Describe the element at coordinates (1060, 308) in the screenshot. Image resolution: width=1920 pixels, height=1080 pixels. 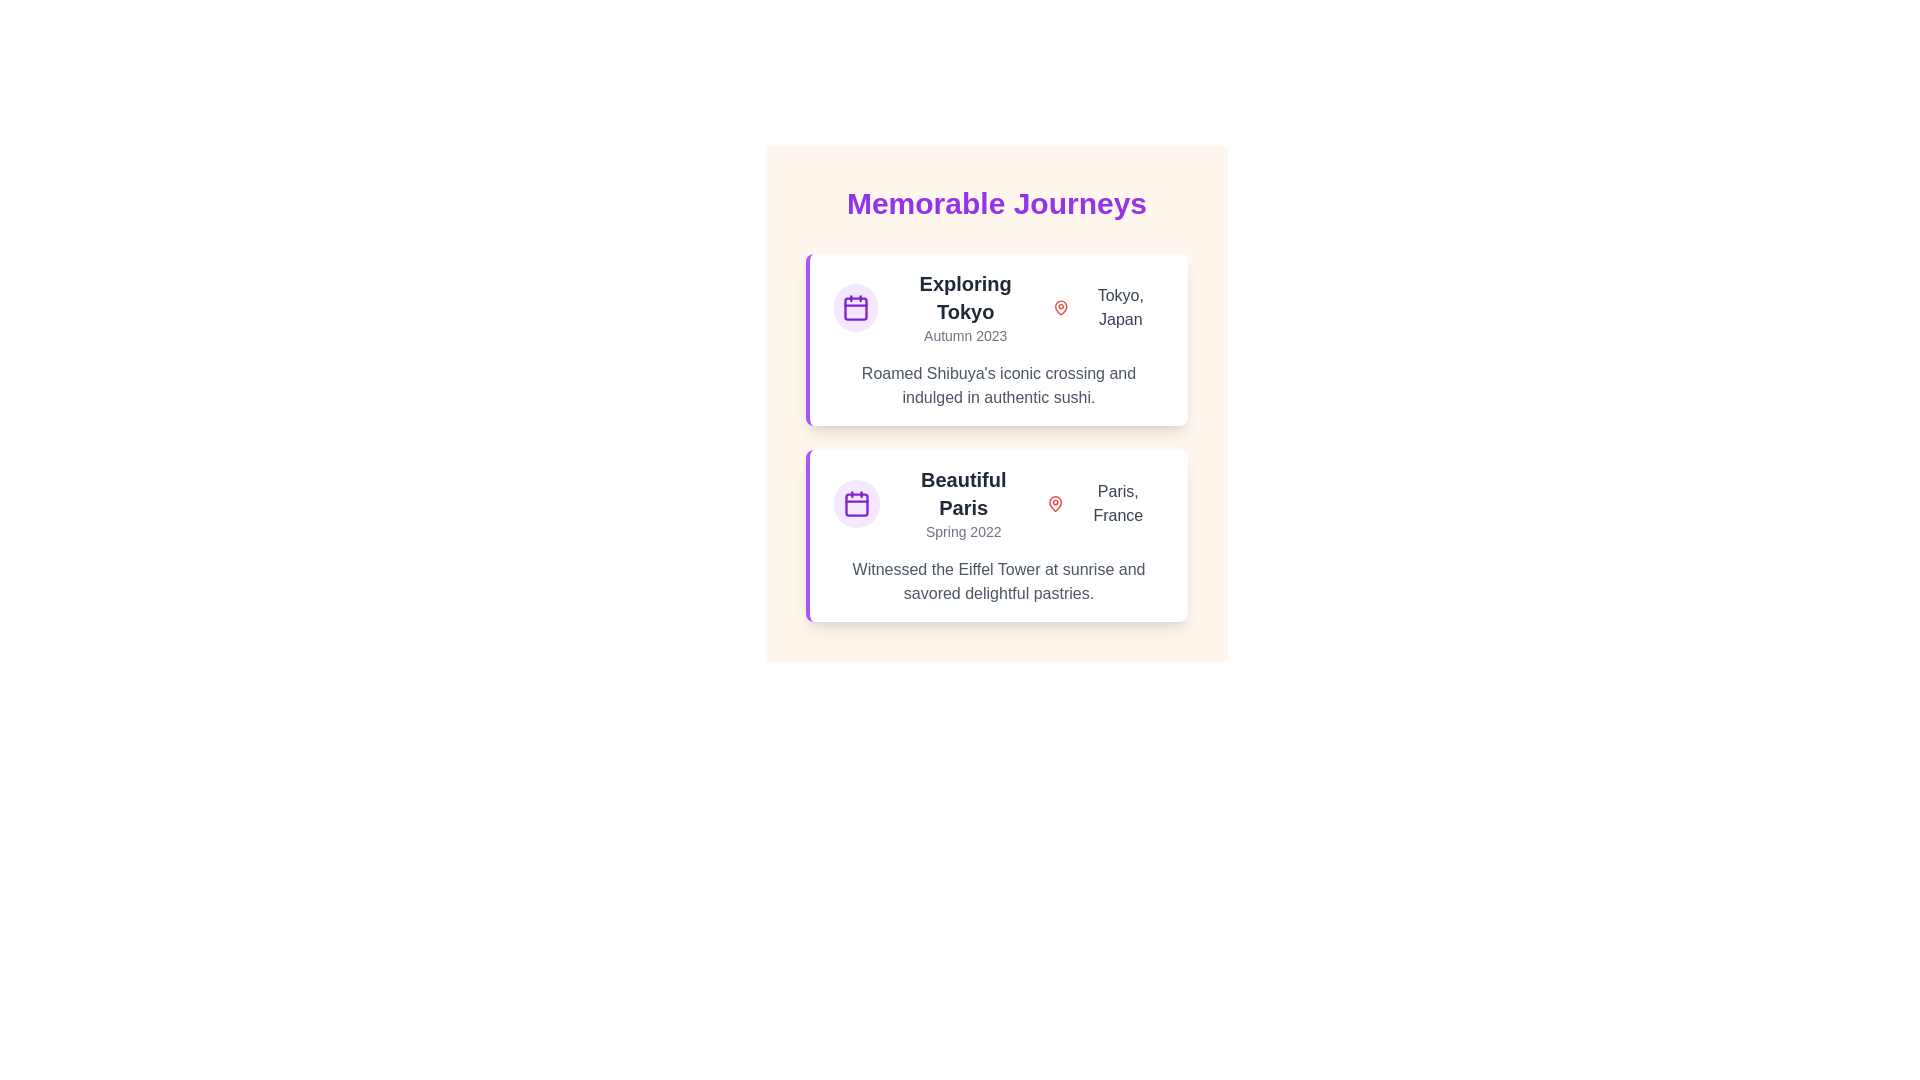
I see `the icon representing 'Tokyo, Japan' located in the top right corner of the 'Exploring Tokyo' card, adjacent to the text 'Tokyo, Japan'` at that location.